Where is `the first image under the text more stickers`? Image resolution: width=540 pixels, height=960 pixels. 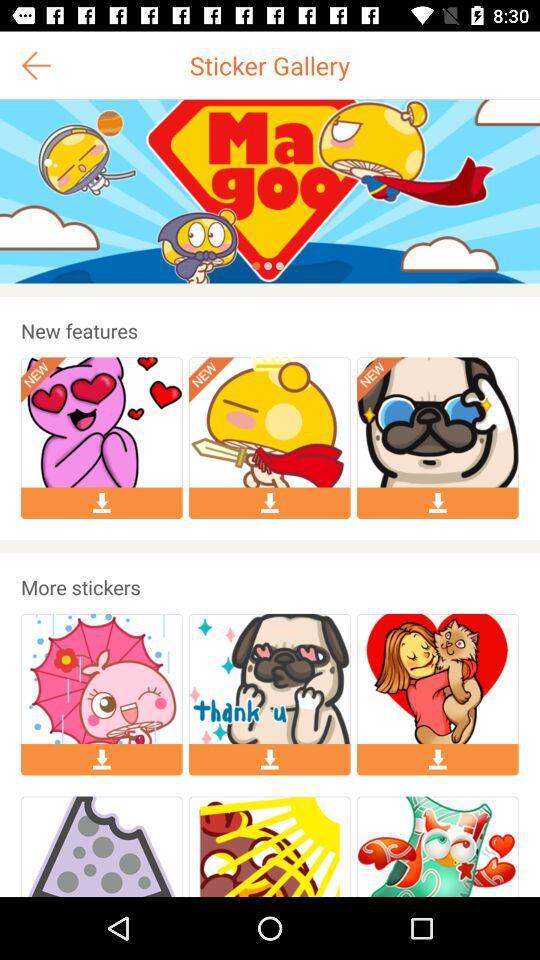 the first image under the text more stickers is located at coordinates (102, 679).